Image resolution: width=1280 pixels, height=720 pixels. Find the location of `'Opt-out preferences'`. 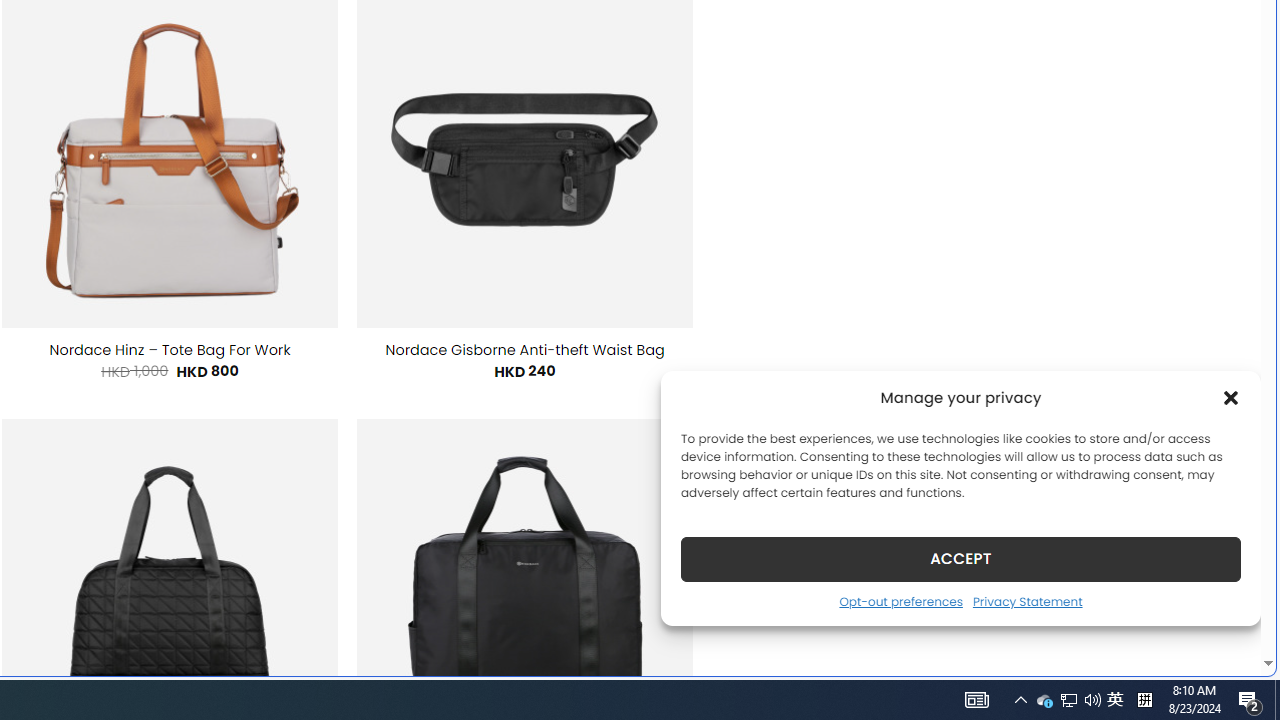

'Opt-out preferences' is located at coordinates (899, 600).